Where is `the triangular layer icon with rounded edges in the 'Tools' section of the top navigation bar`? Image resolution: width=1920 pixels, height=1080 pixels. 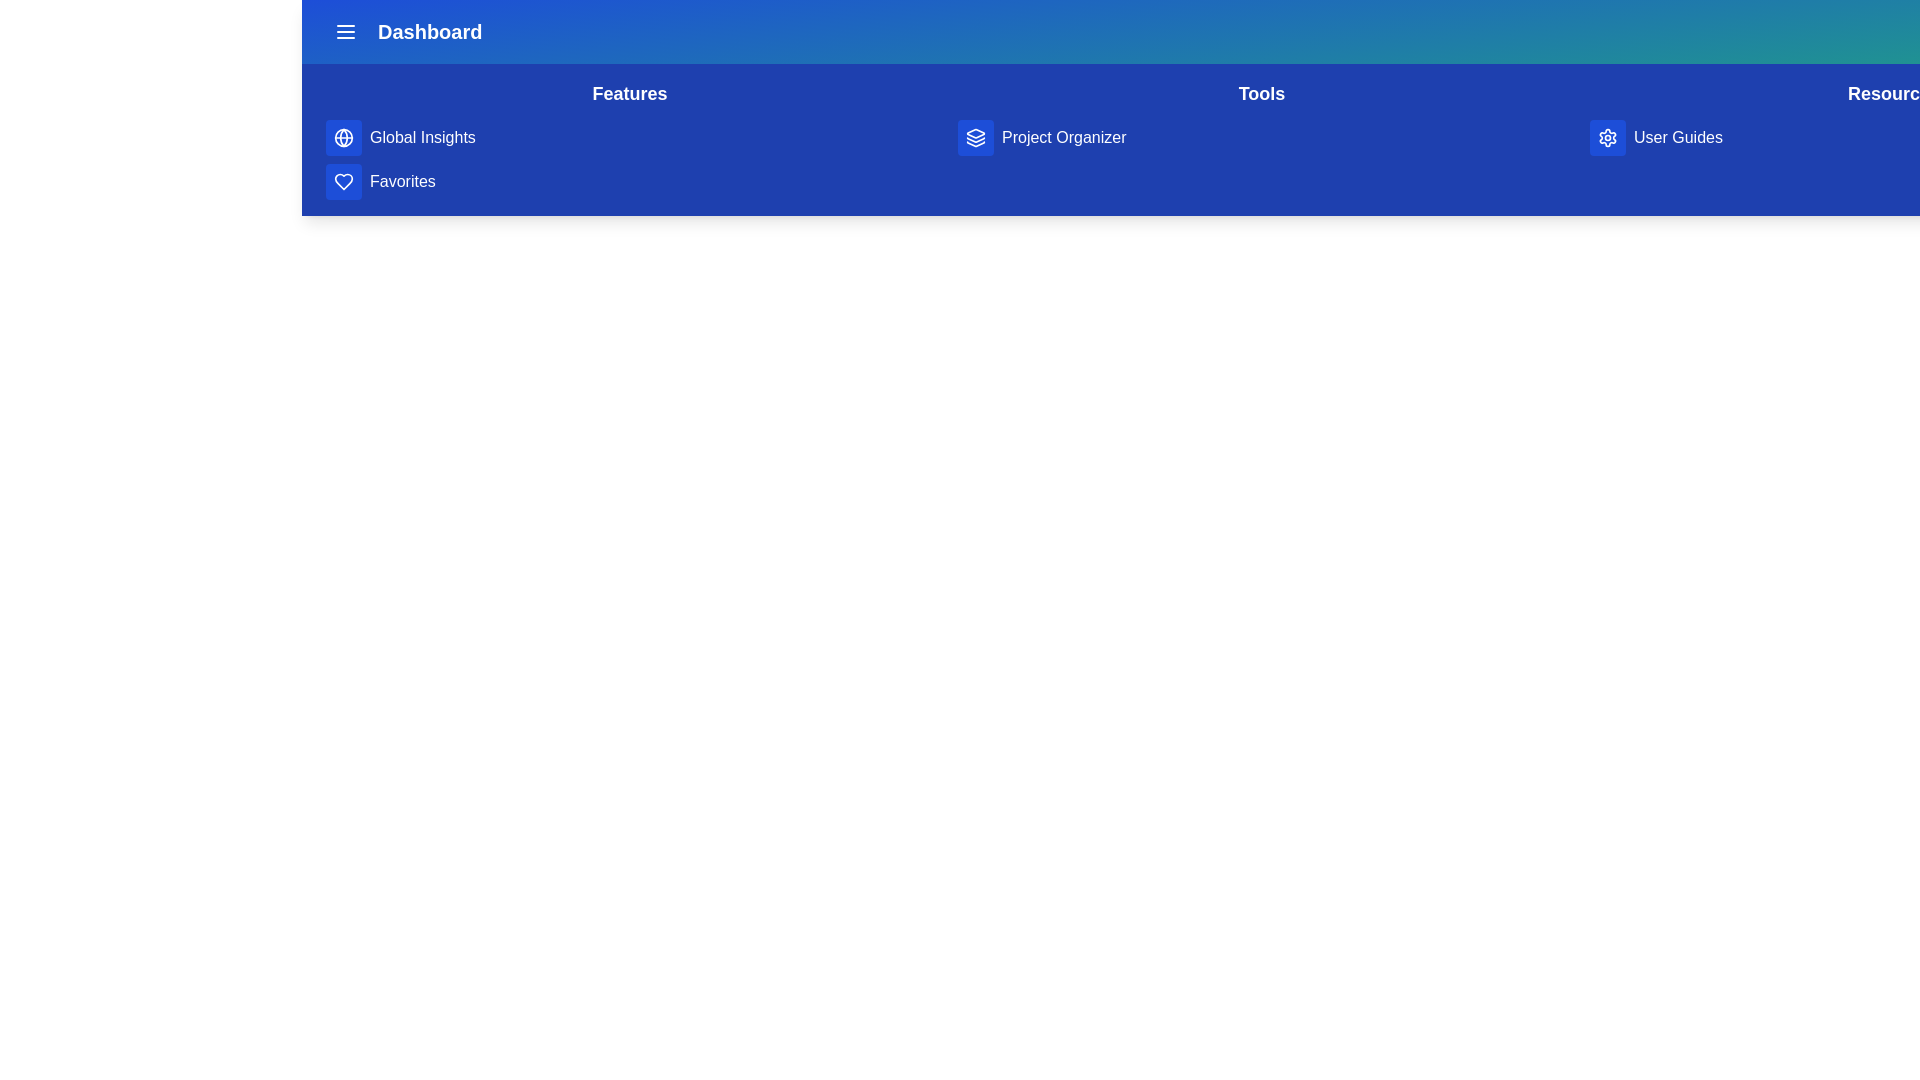 the triangular layer icon with rounded edges in the 'Tools' section of the top navigation bar is located at coordinates (975, 133).